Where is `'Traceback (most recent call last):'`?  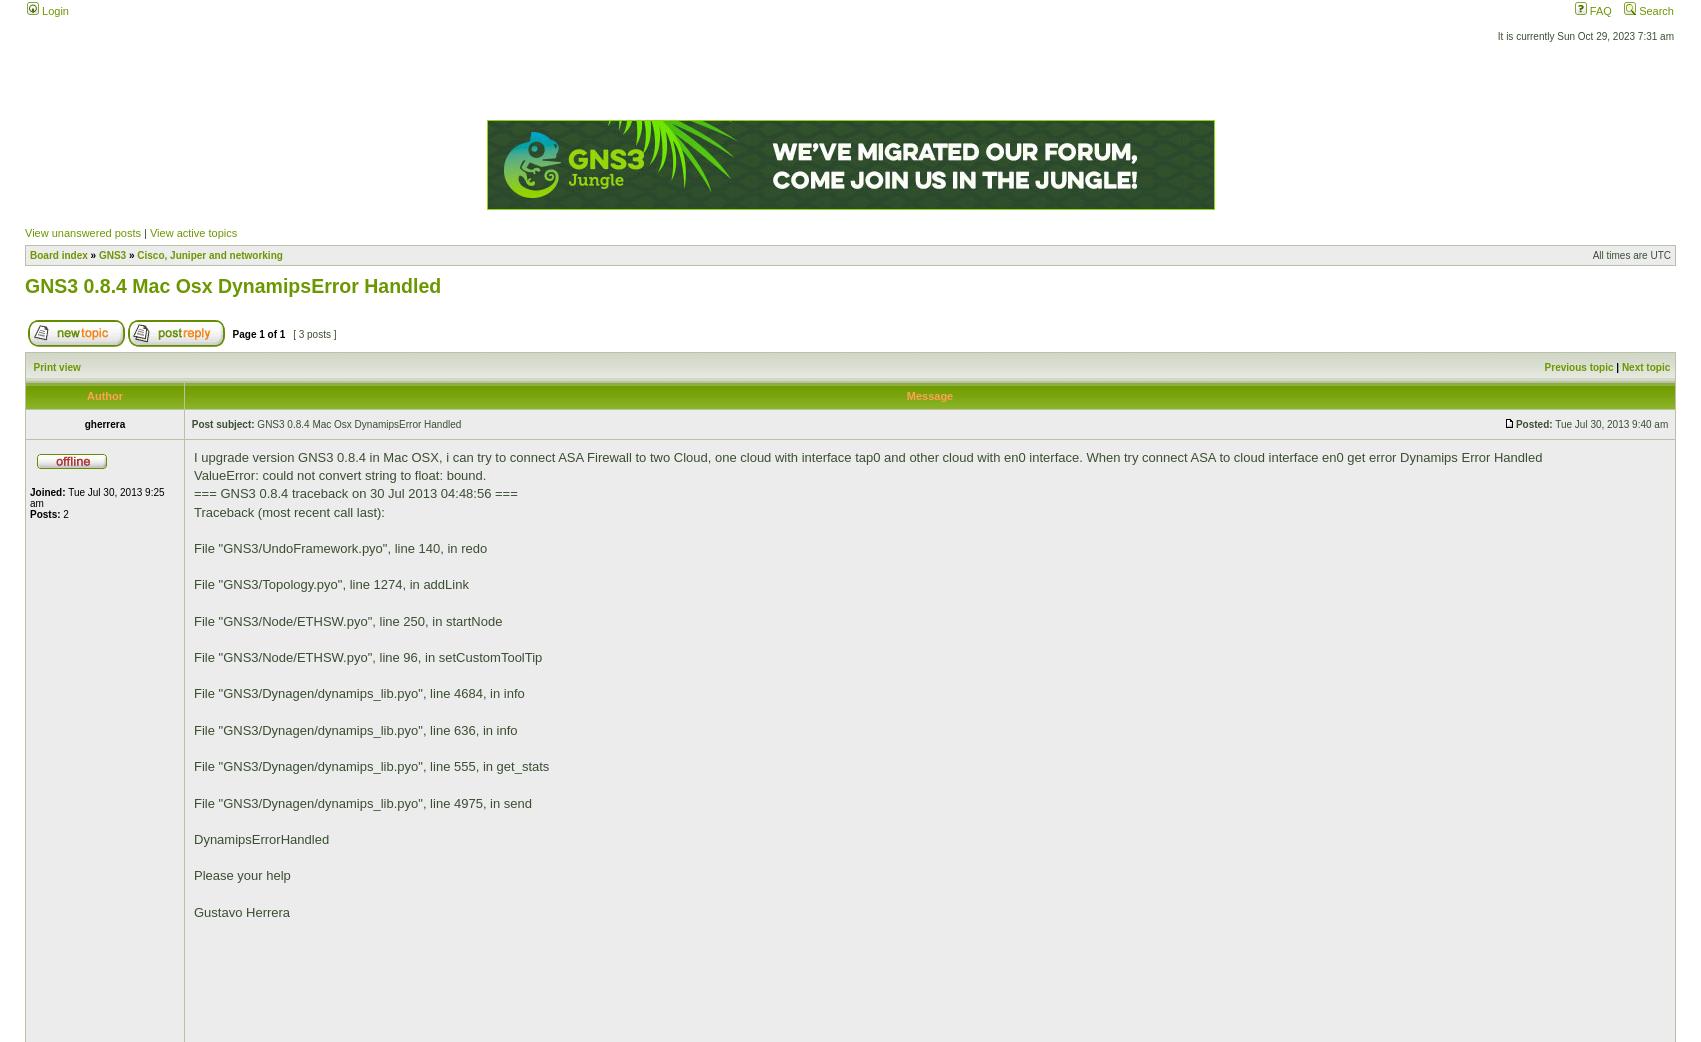 'Traceback (most recent call last):' is located at coordinates (288, 511).